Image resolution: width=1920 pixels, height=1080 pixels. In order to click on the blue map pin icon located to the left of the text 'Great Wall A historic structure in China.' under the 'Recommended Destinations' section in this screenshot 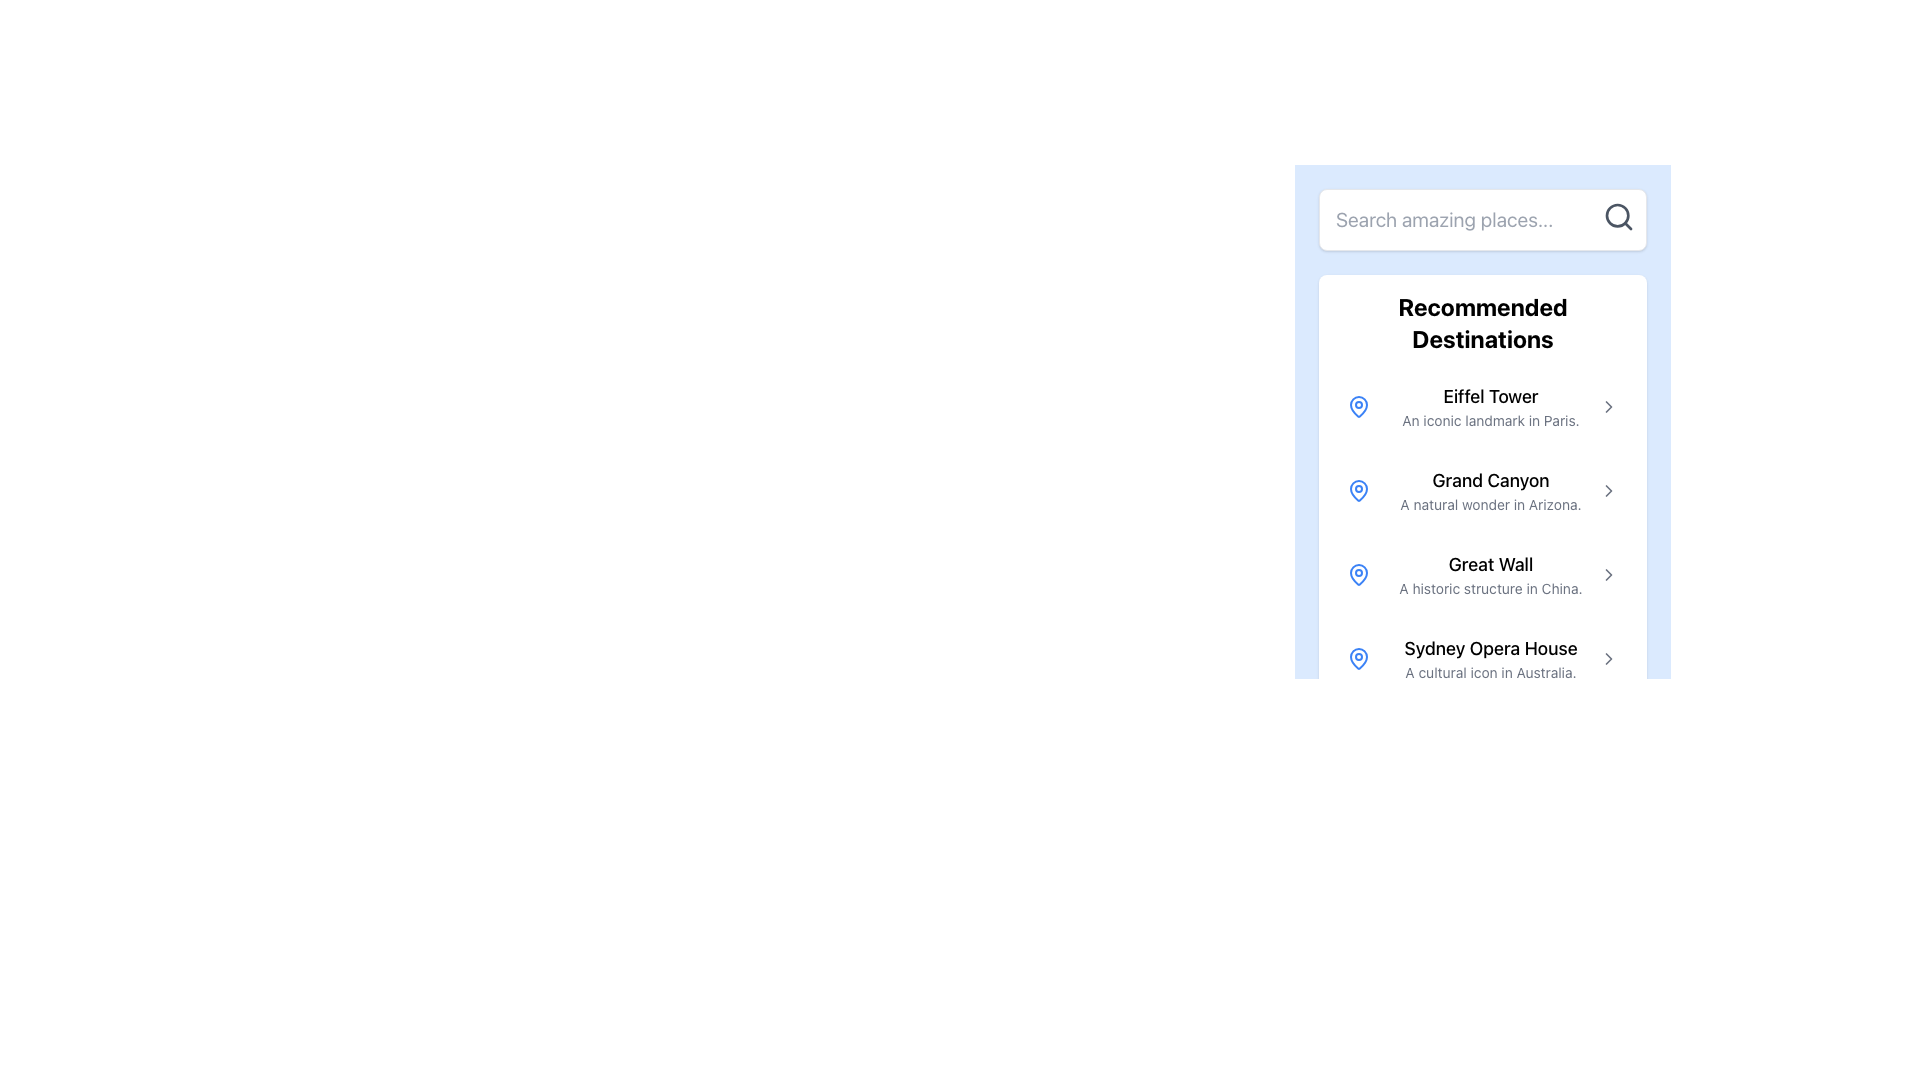, I will do `click(1358, 574)`.